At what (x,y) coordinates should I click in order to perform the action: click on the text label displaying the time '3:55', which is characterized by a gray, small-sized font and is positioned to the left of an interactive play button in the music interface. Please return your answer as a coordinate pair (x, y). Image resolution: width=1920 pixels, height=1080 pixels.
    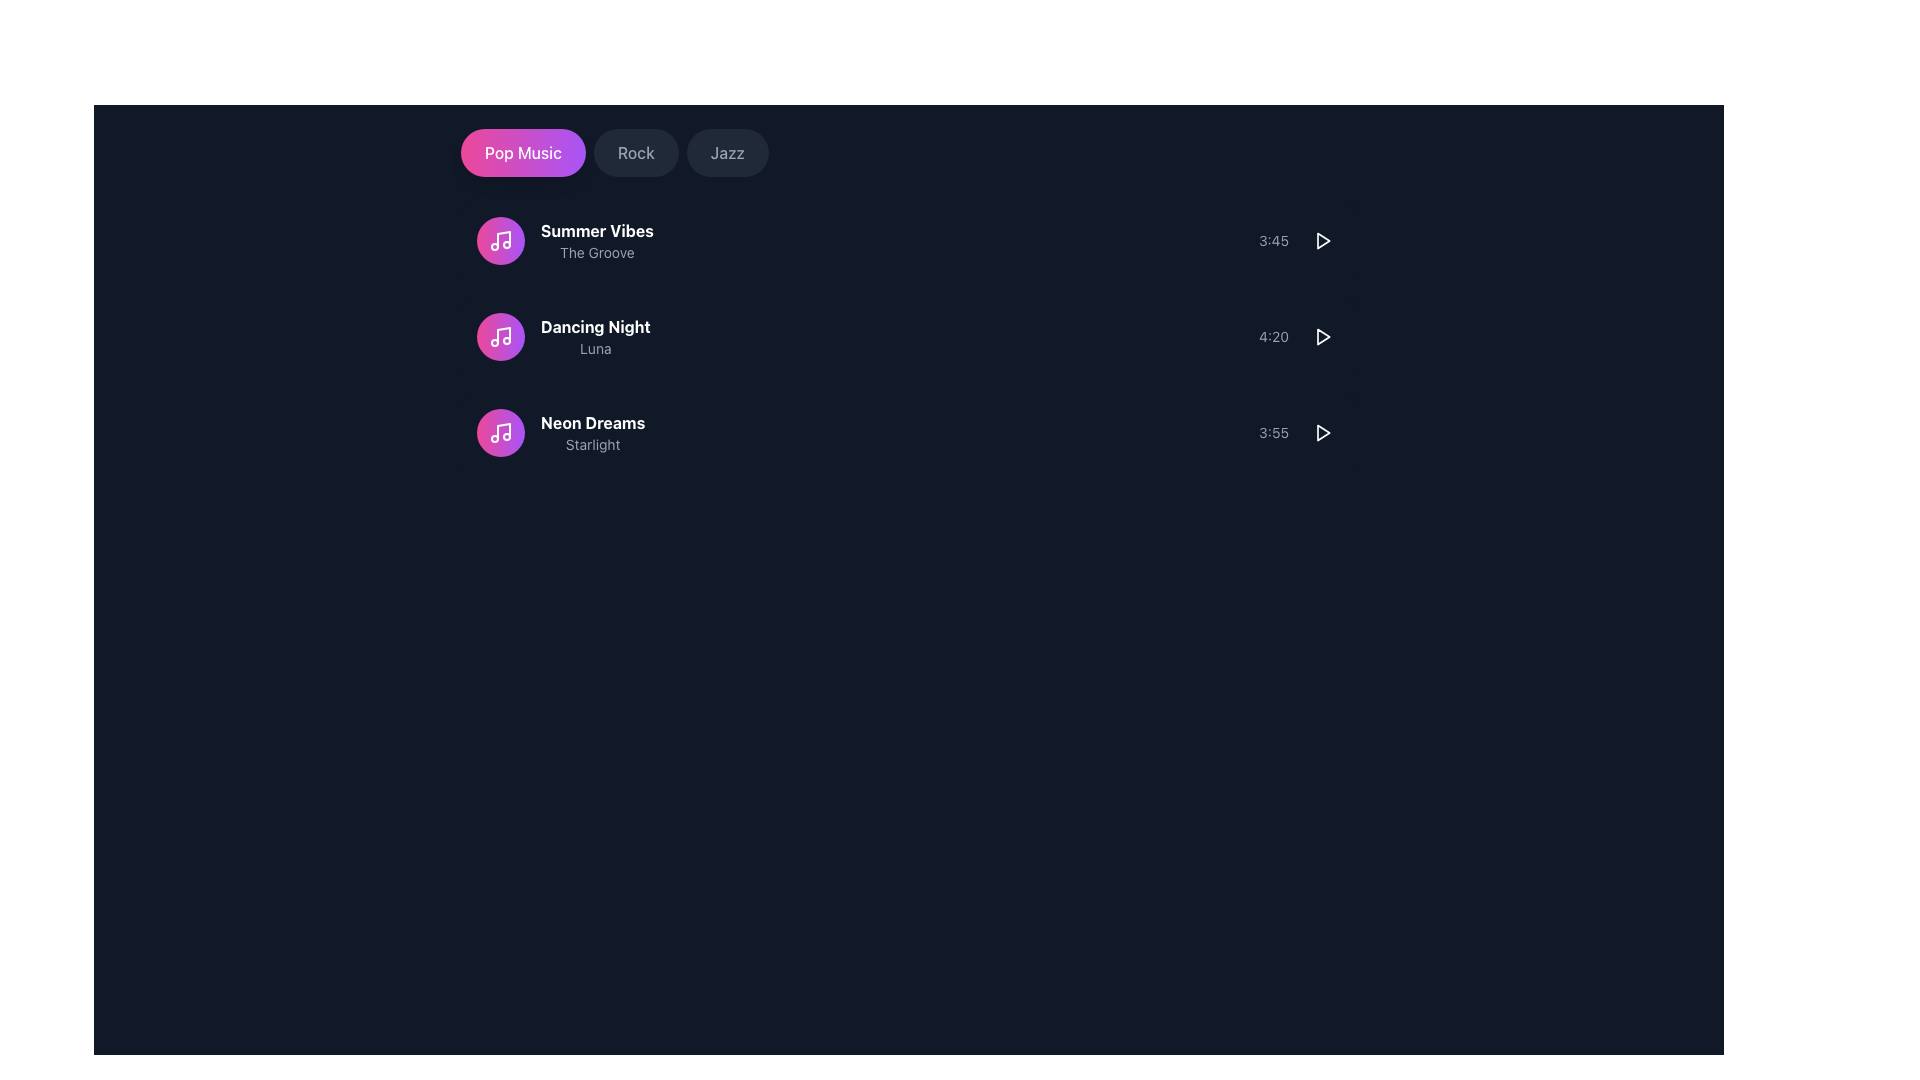
    Looking at the image, I should click on (1273, 431).